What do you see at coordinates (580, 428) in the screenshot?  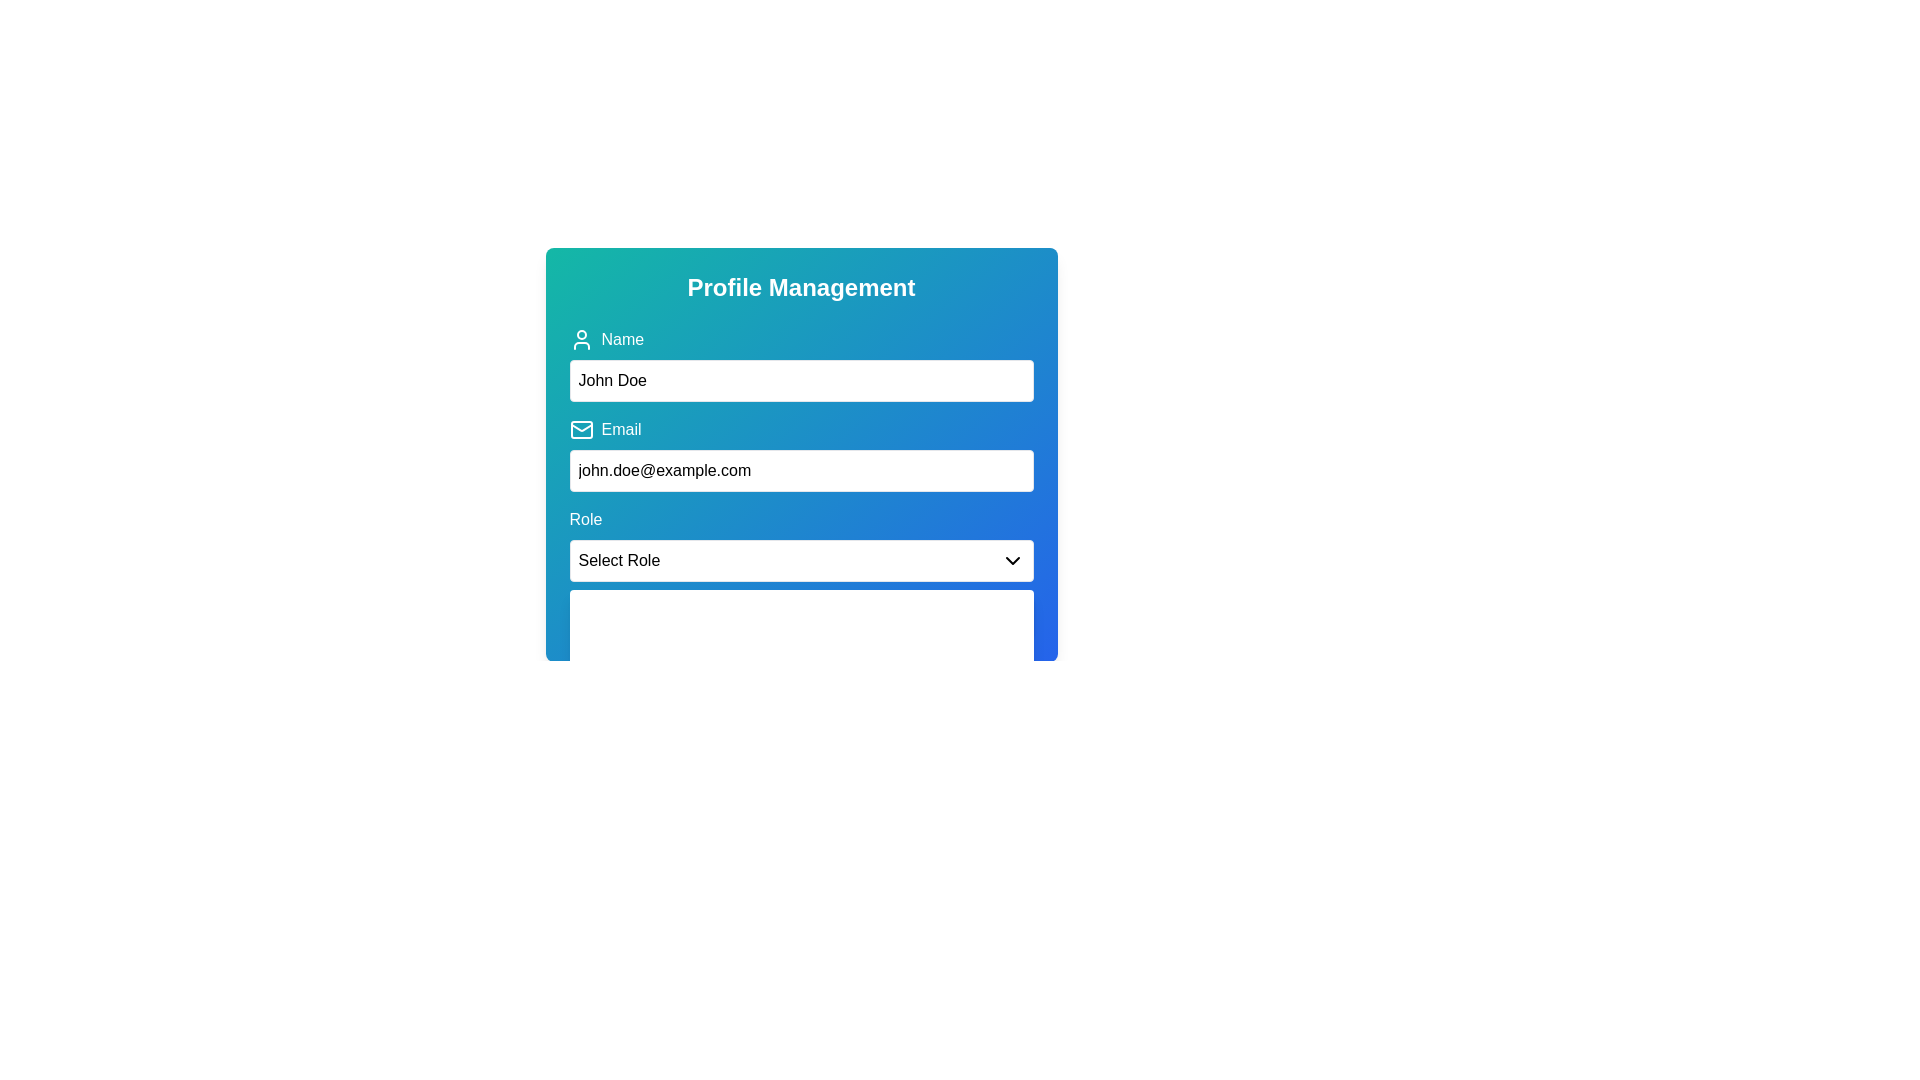 I see `the mail icon styled as an outlined envelope that is positioned to the left of the 'Email' label in the form section` at bounding box center [580, 428].